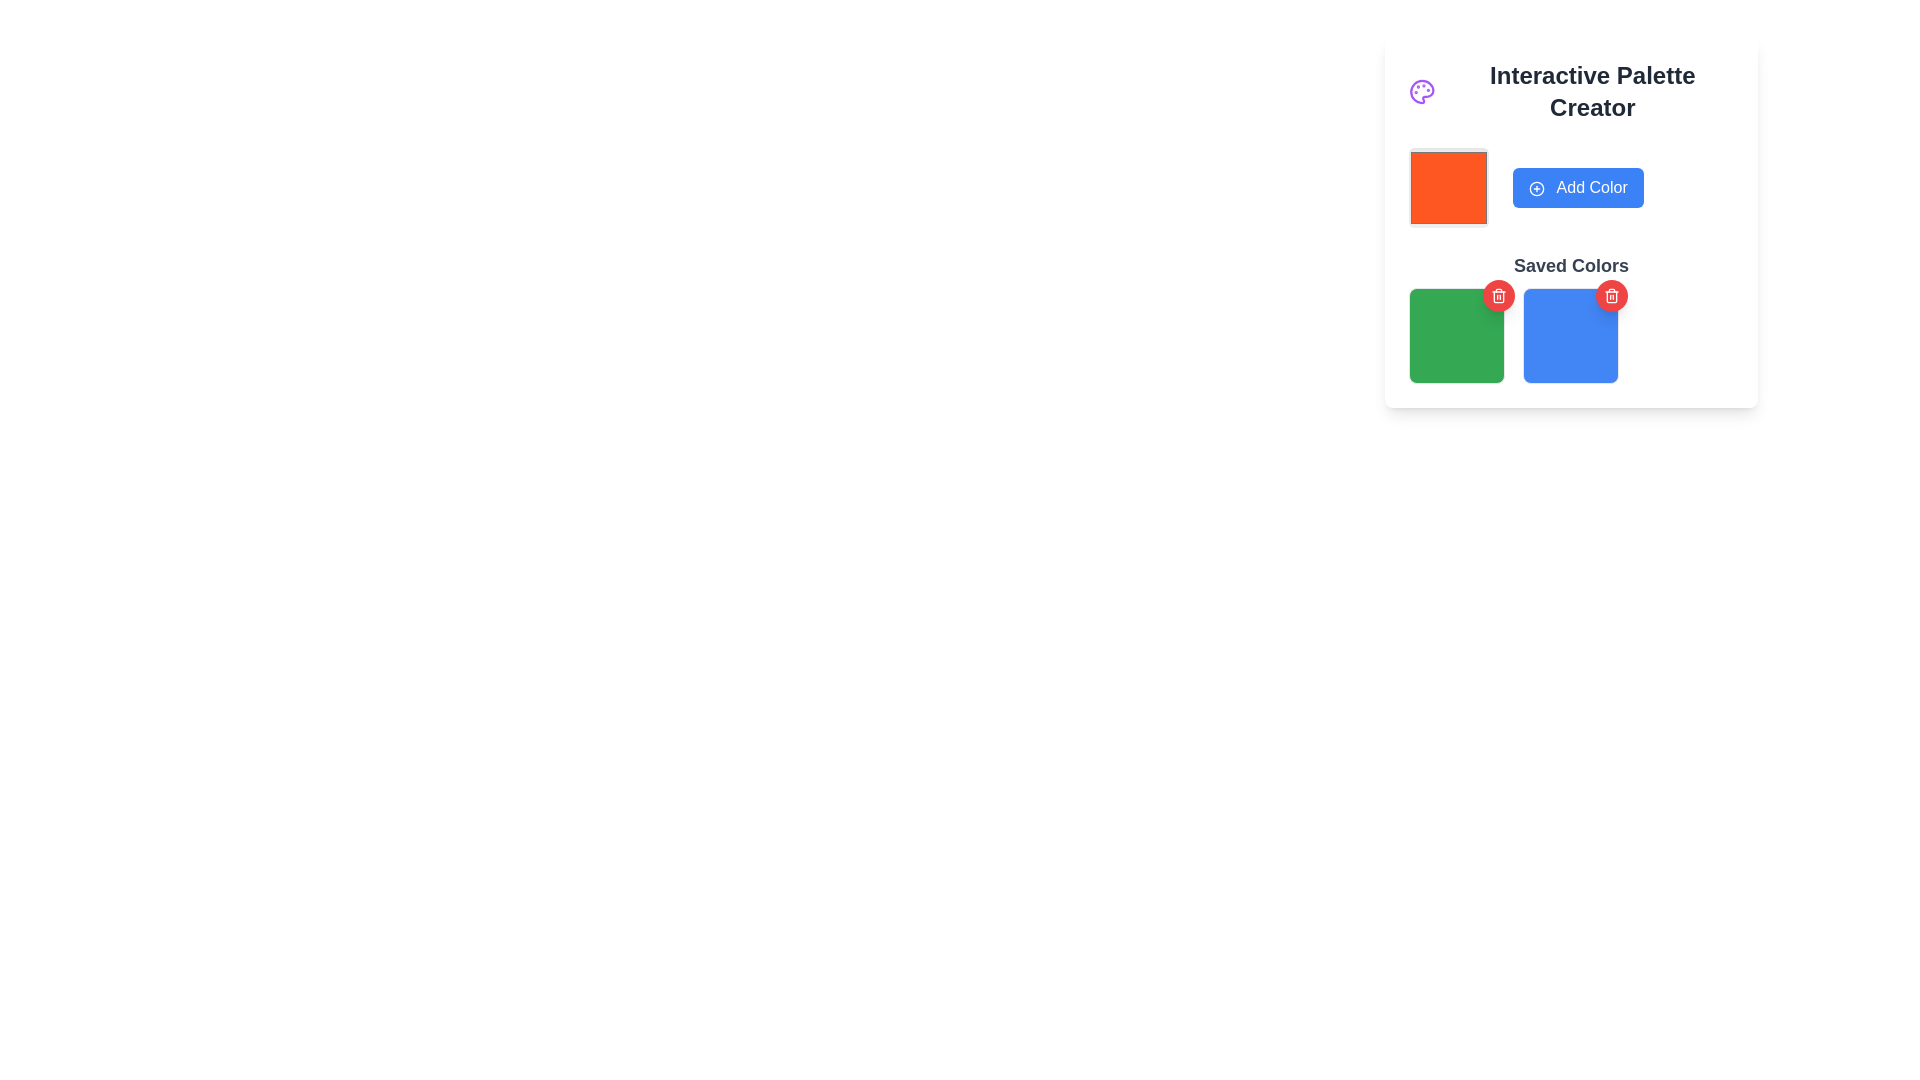  Describe the element at coordinates (1457, 334) in the screenshot. I see `the green square with rounded corners and a border in the 'Saved Colors' section` at that location.